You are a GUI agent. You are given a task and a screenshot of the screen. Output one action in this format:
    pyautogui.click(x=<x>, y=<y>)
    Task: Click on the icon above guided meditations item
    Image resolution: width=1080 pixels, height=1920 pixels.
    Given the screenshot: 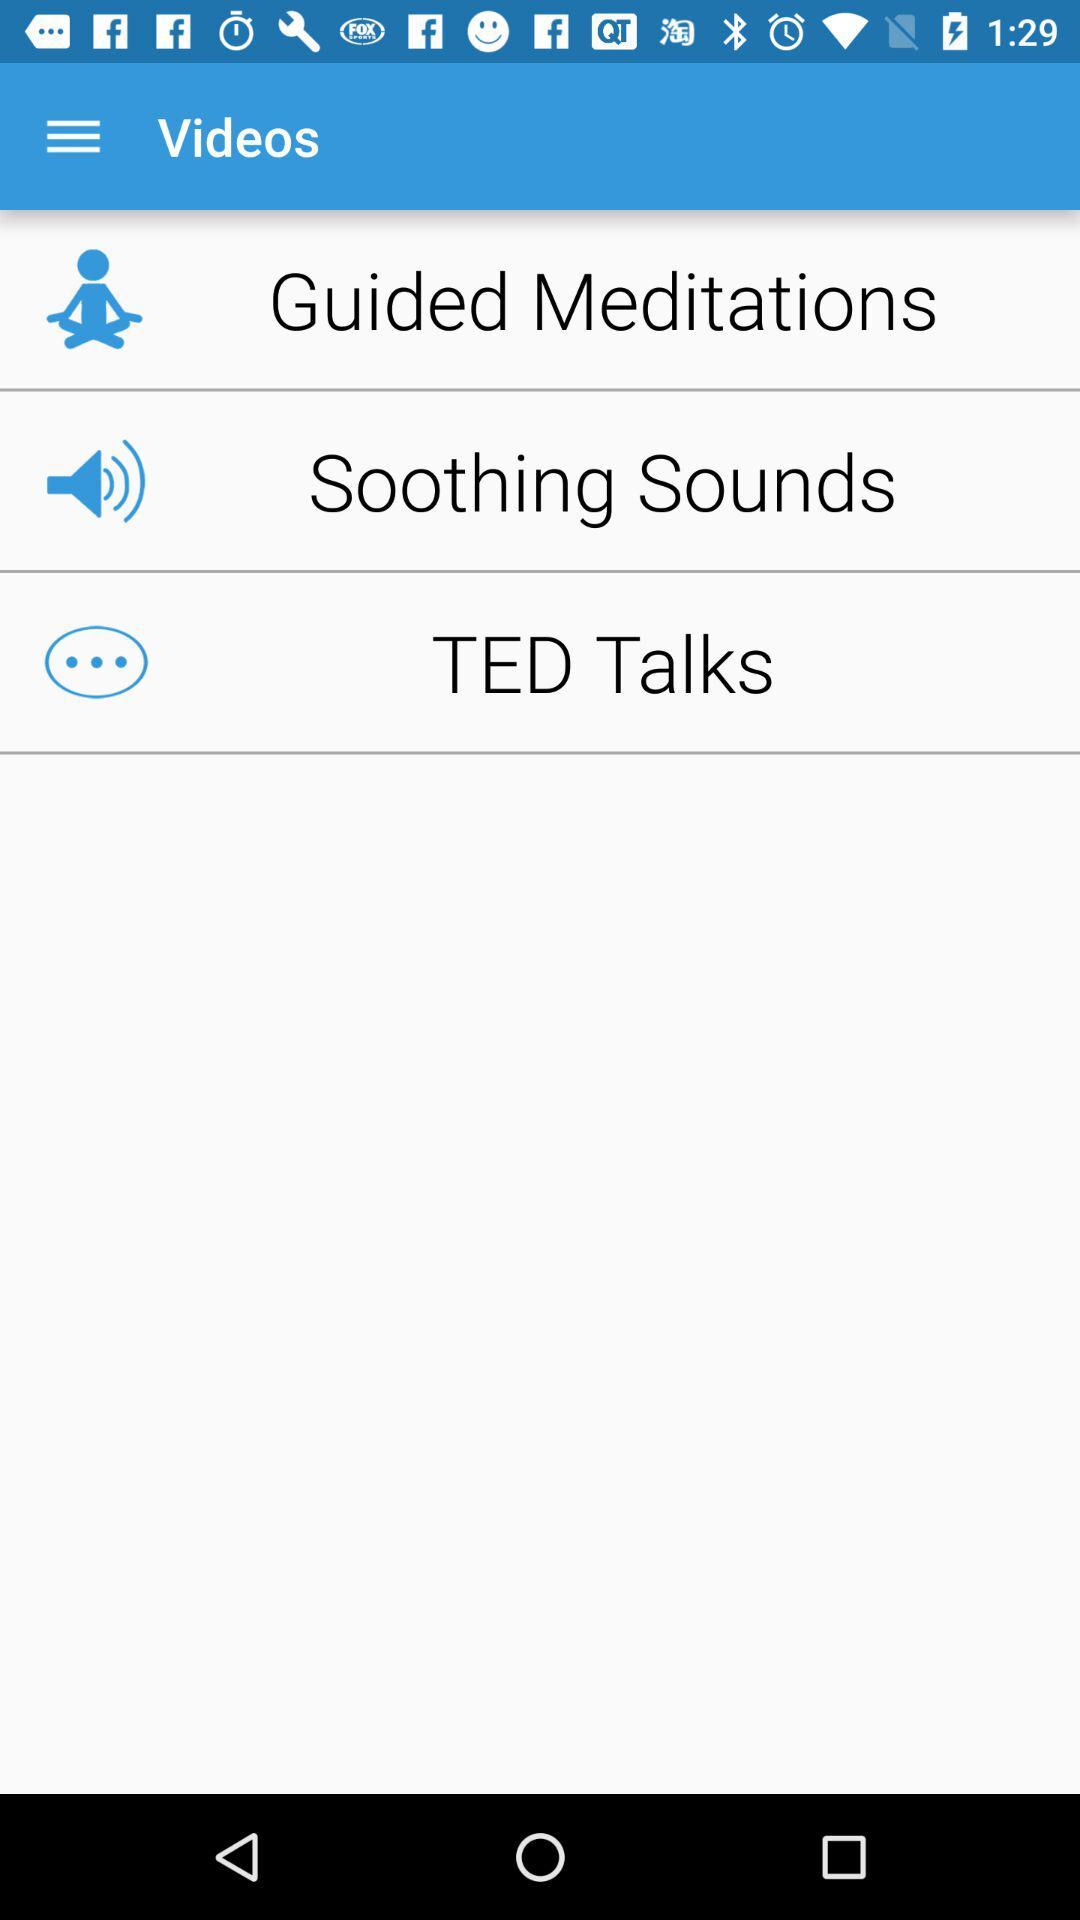 What is the action you would take?
    pyautogui.click(x=72, y=135)
    